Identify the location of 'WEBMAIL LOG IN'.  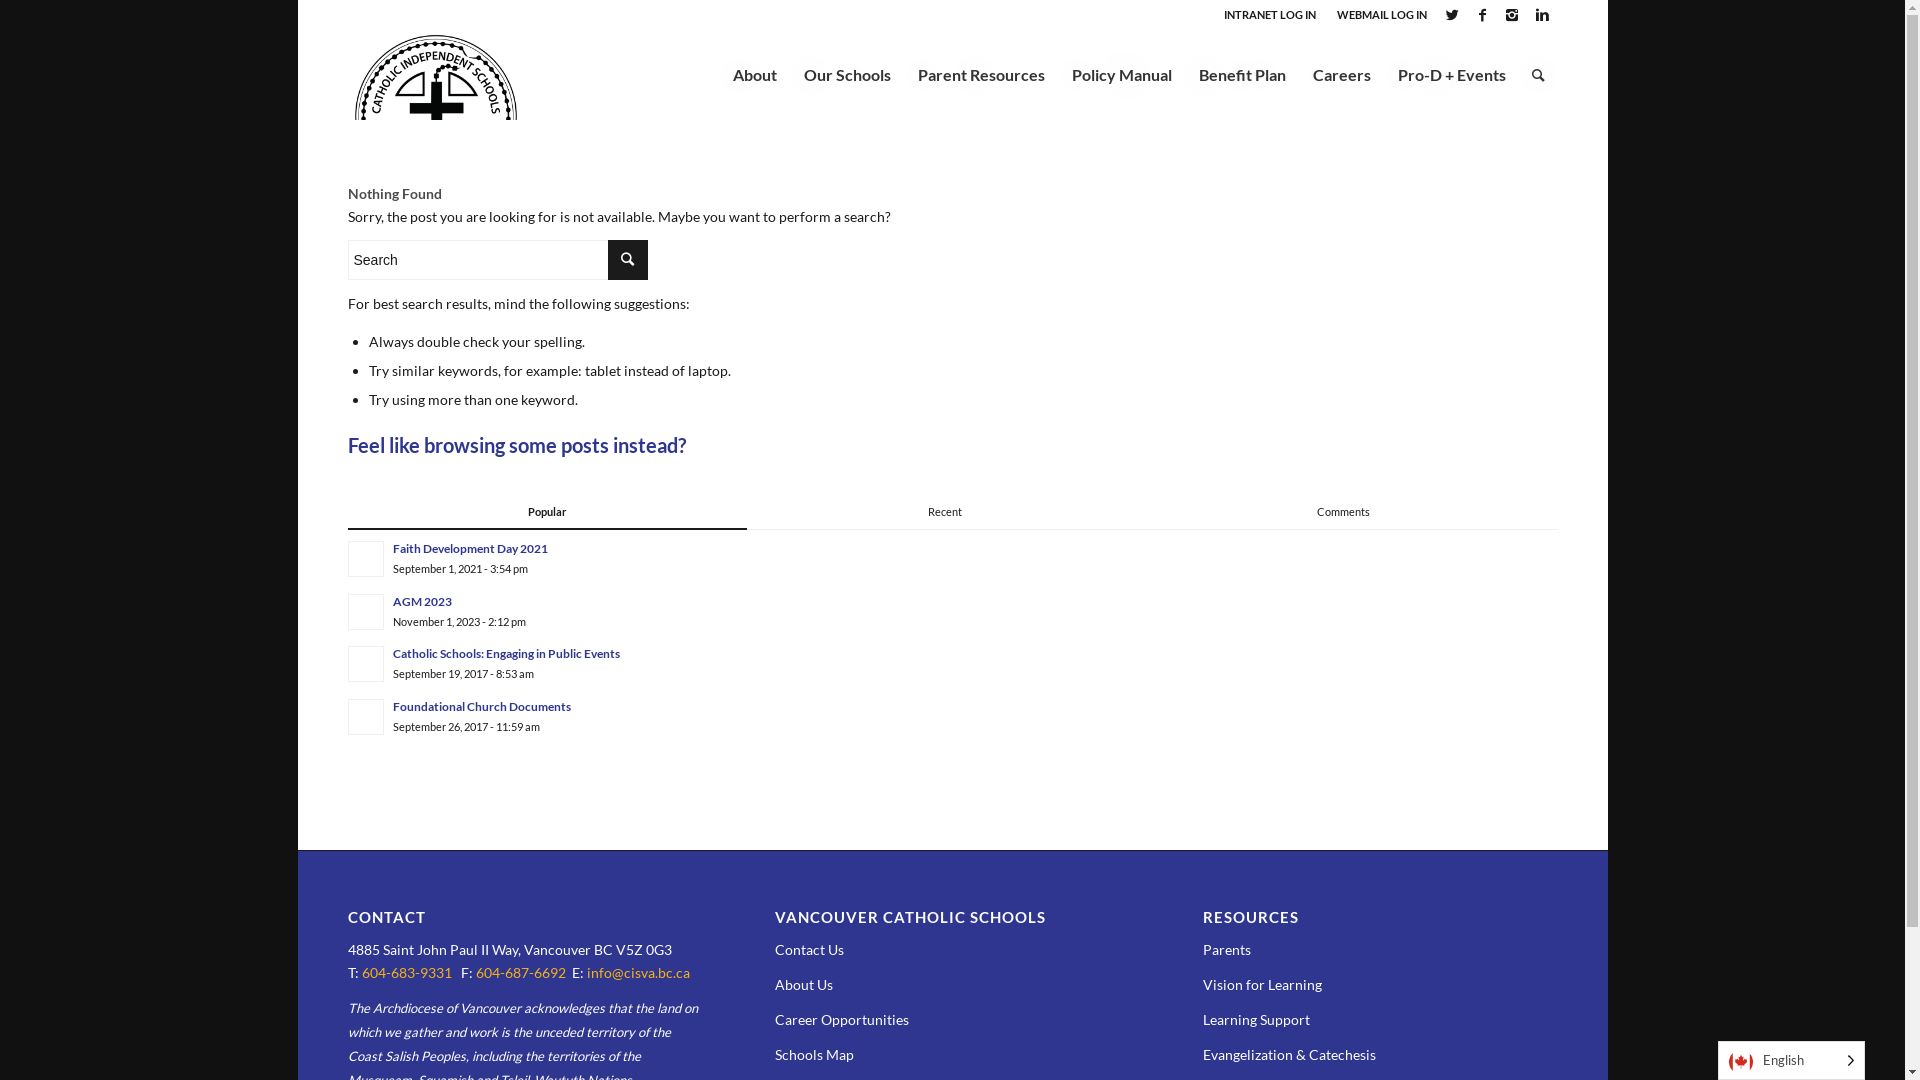
(1380, 14).